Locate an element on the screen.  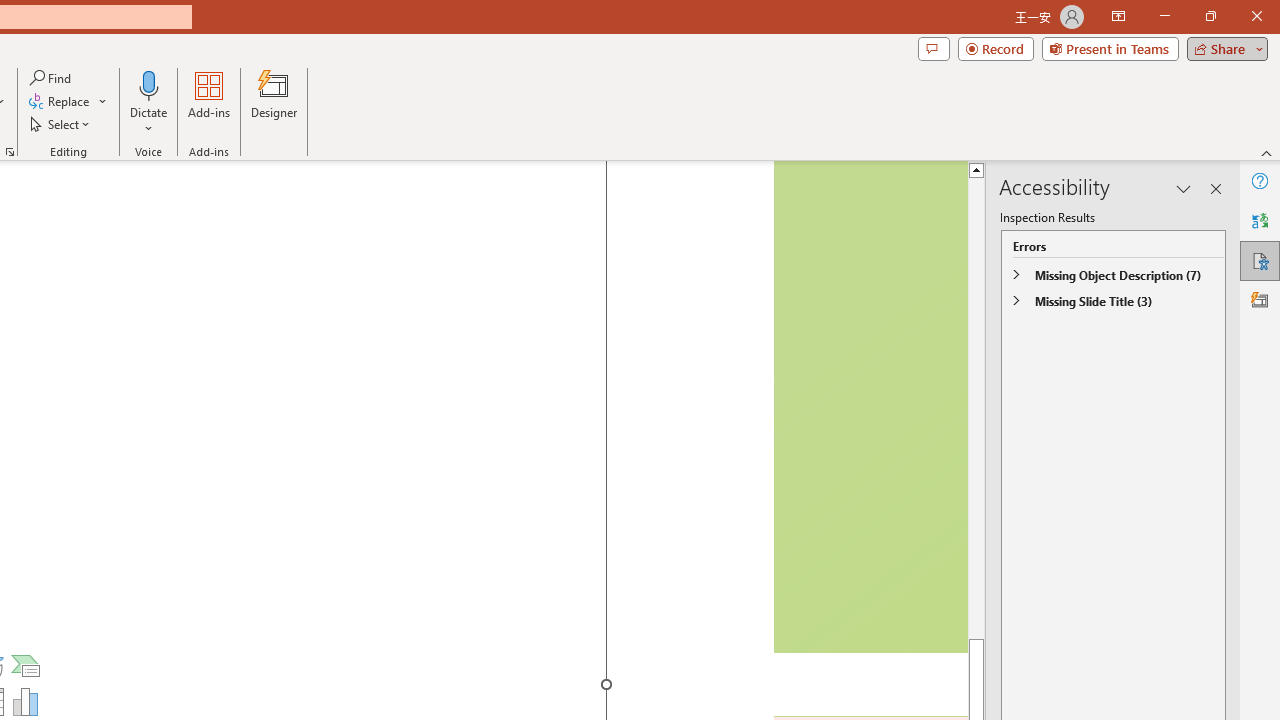
'Camera 5, No camera detected.' is located at coordinates (869, 406).